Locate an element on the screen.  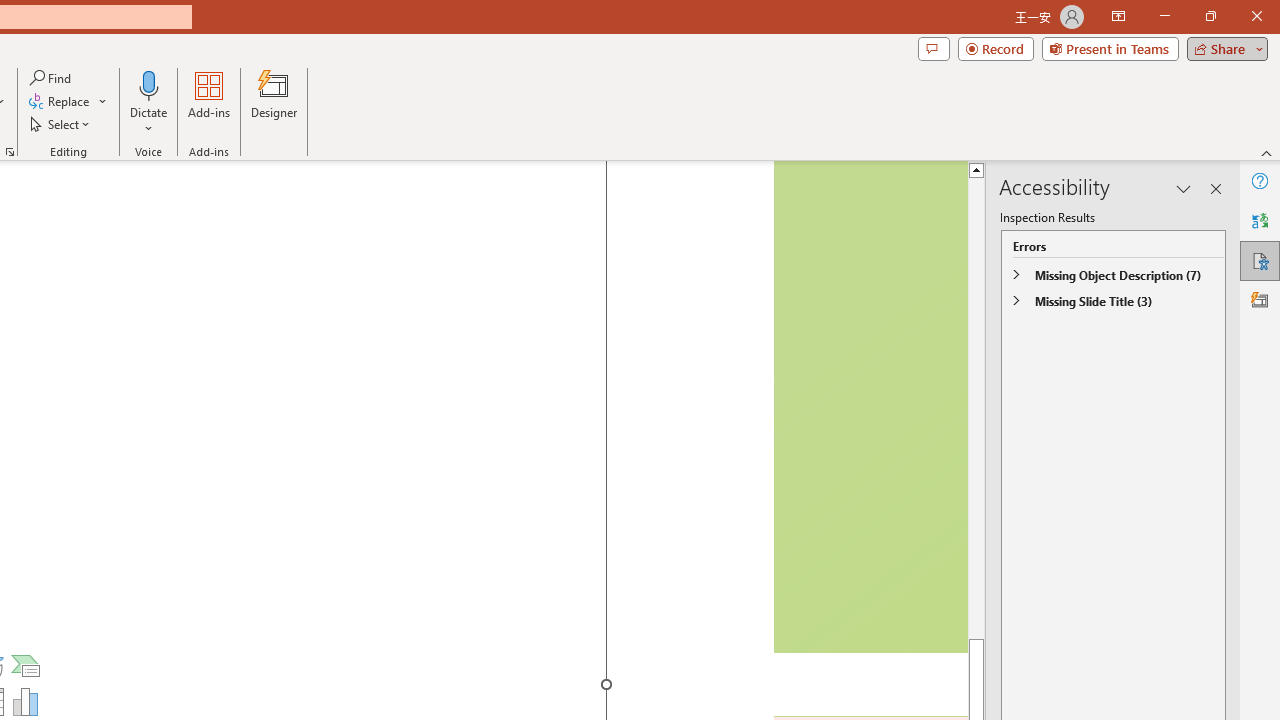
'Camera 5, No camera detected.' is located at coordinates (869, 406).